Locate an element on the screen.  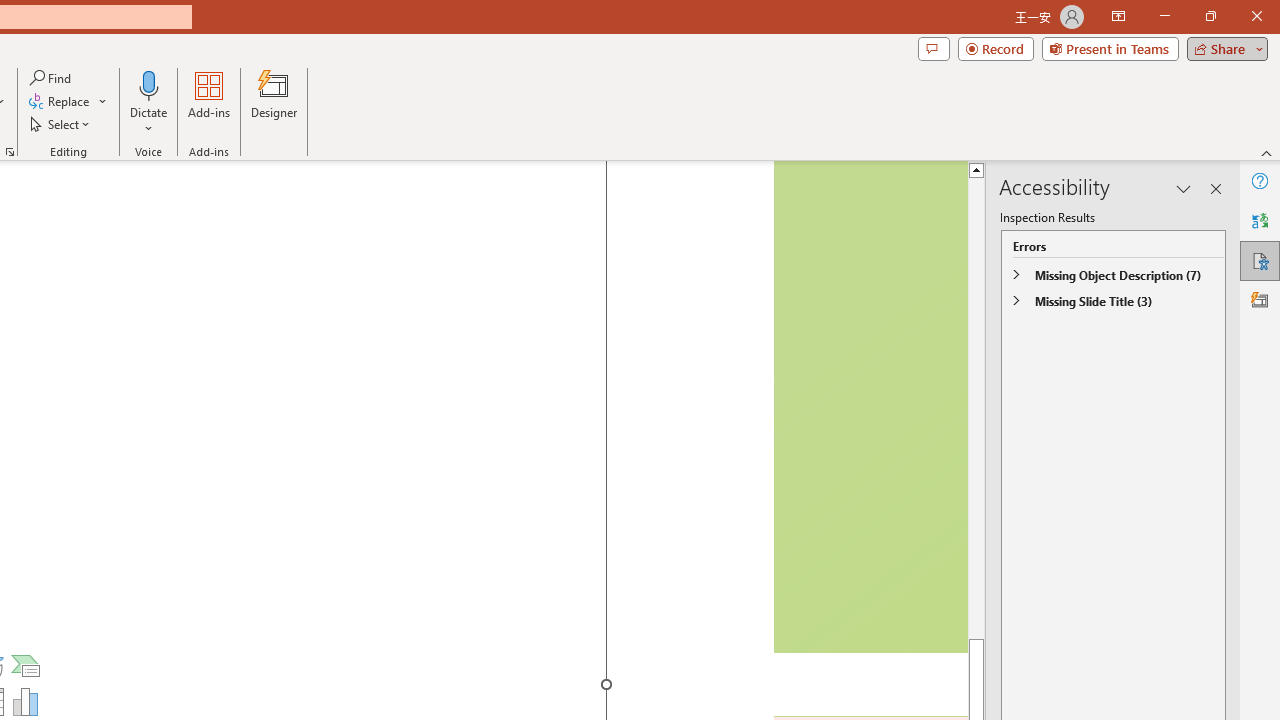
'Camera 5, No camera detected.' is located at coordinates (869, 406).